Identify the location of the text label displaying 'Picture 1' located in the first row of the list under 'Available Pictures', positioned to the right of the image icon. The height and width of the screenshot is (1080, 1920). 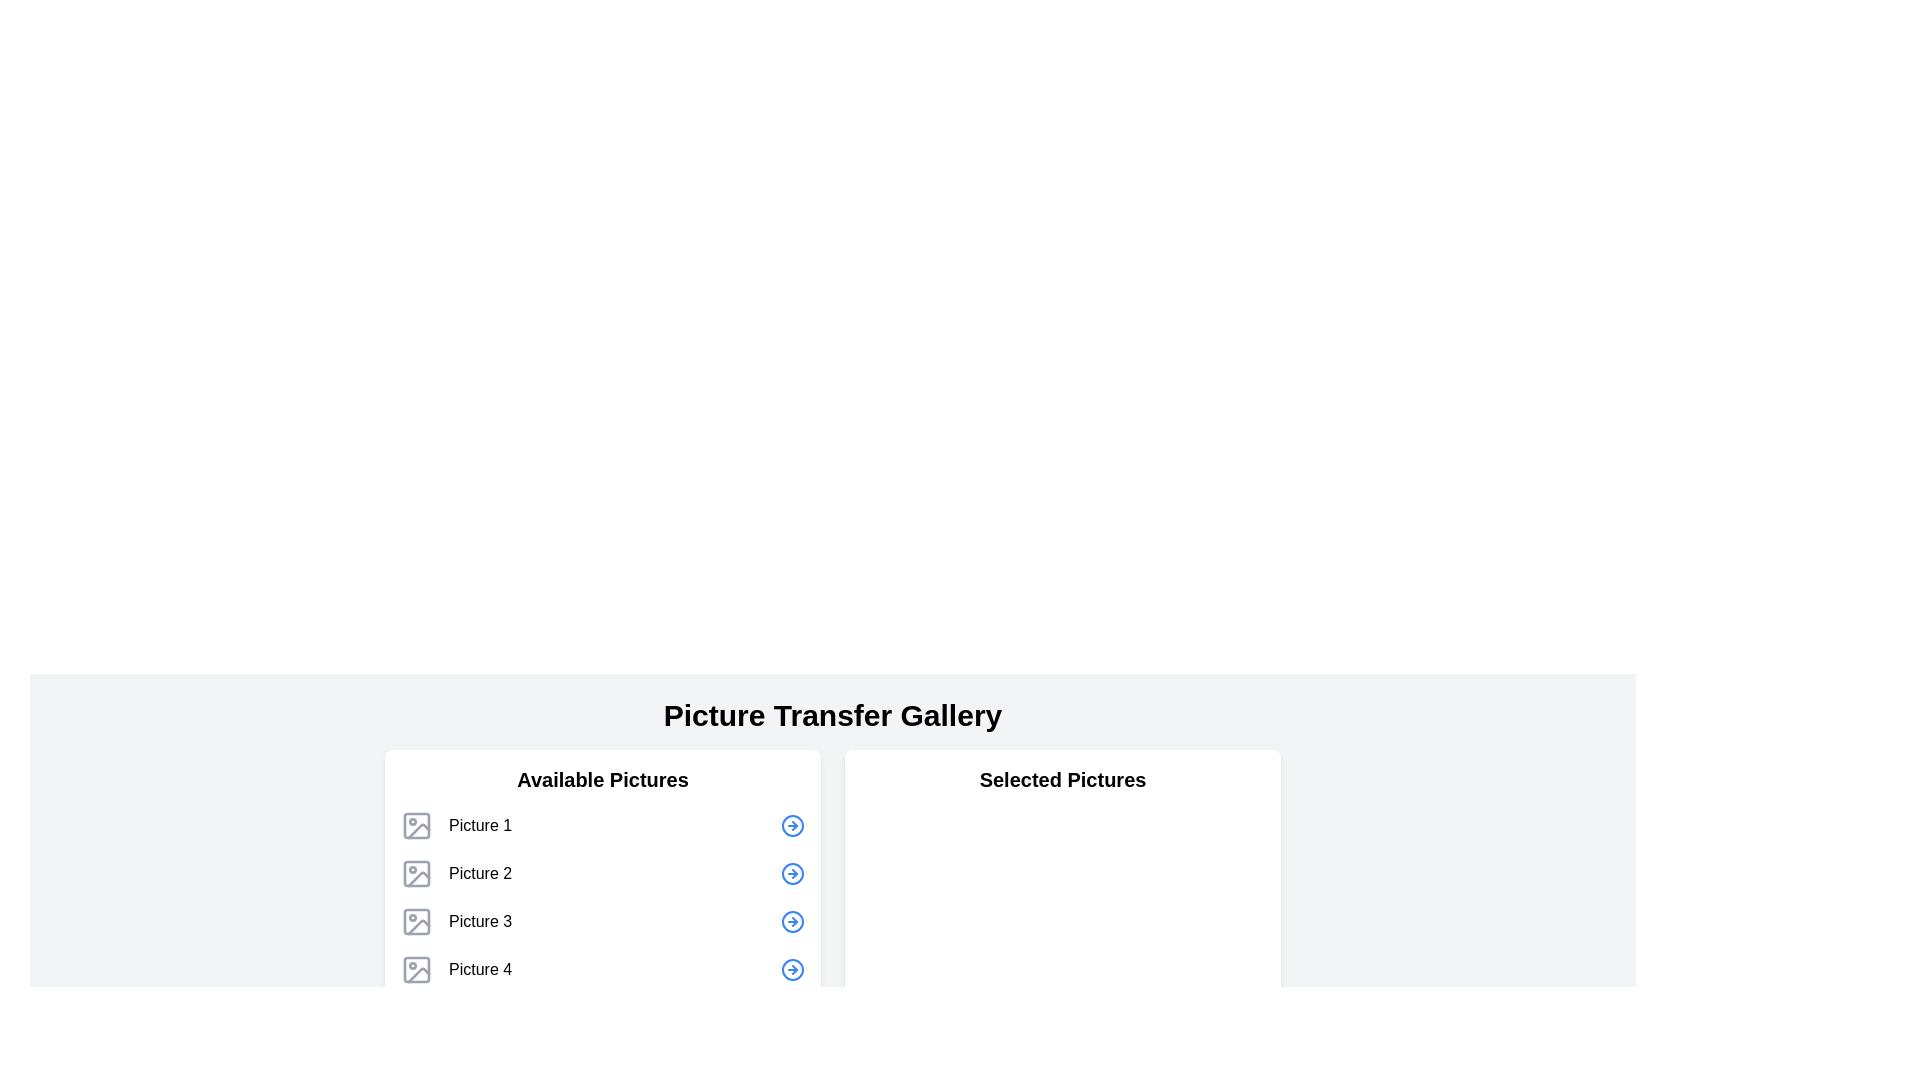
(480, 825).